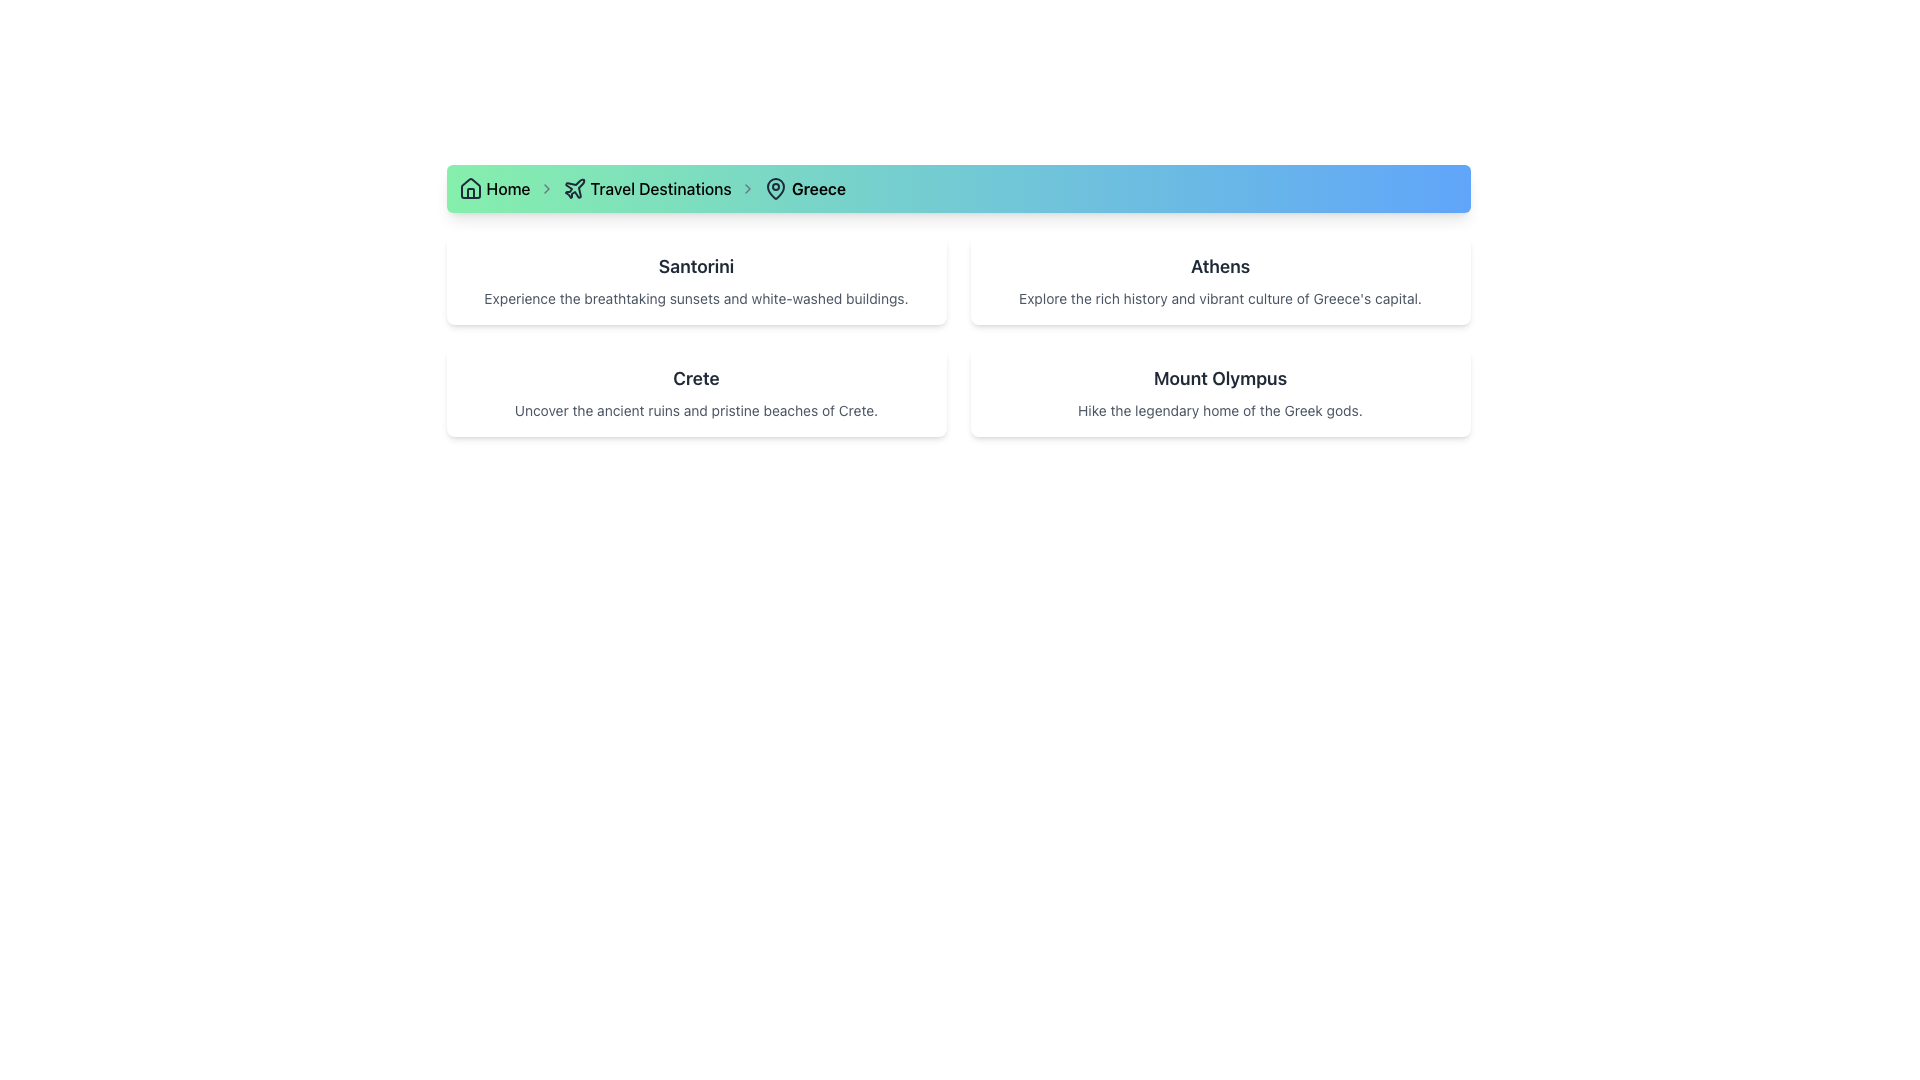  Describe the element at coordinates (469, 188) in the screenshot. I see `the house icon in the breadcrumb navigation bar, which is displayed within a green rectangle` at that location.